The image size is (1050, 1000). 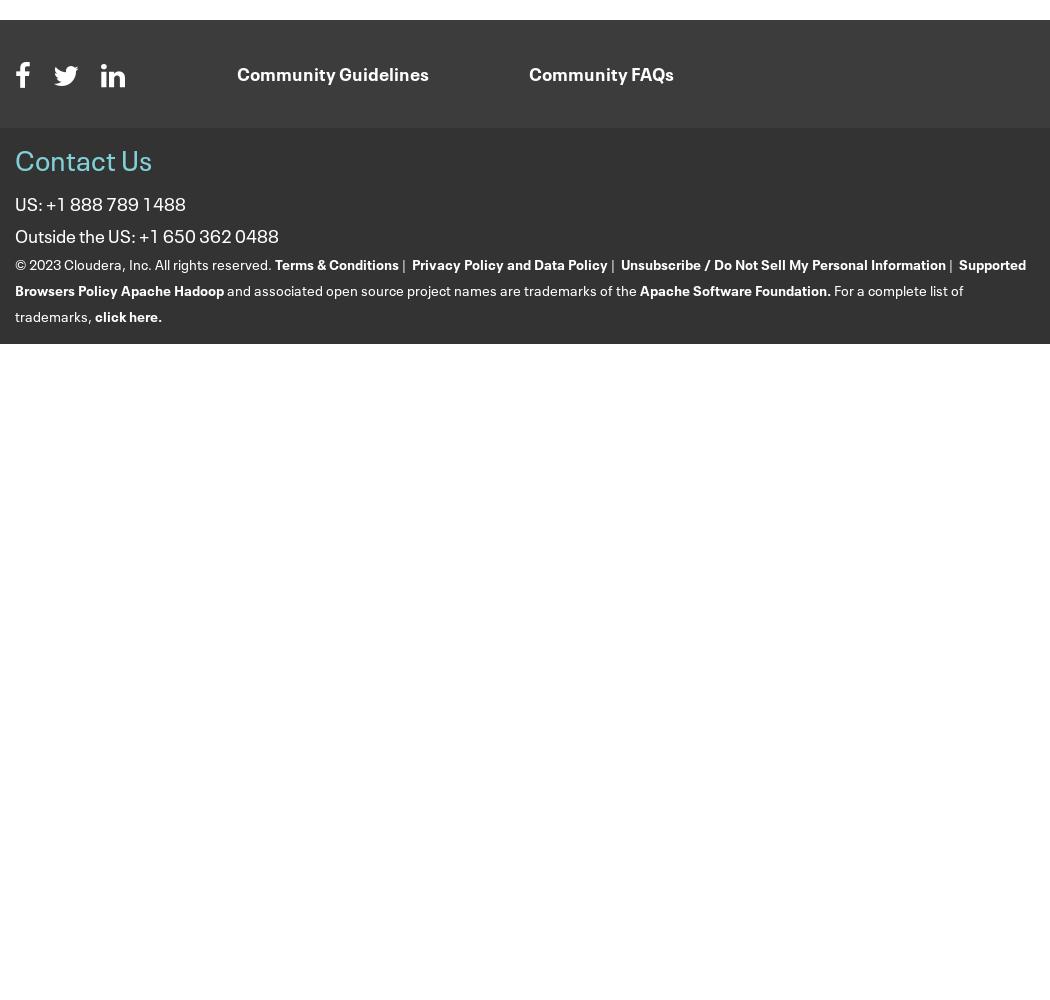 I want to click on 'Apache Software Foundation.', so click(x=734, y=288).